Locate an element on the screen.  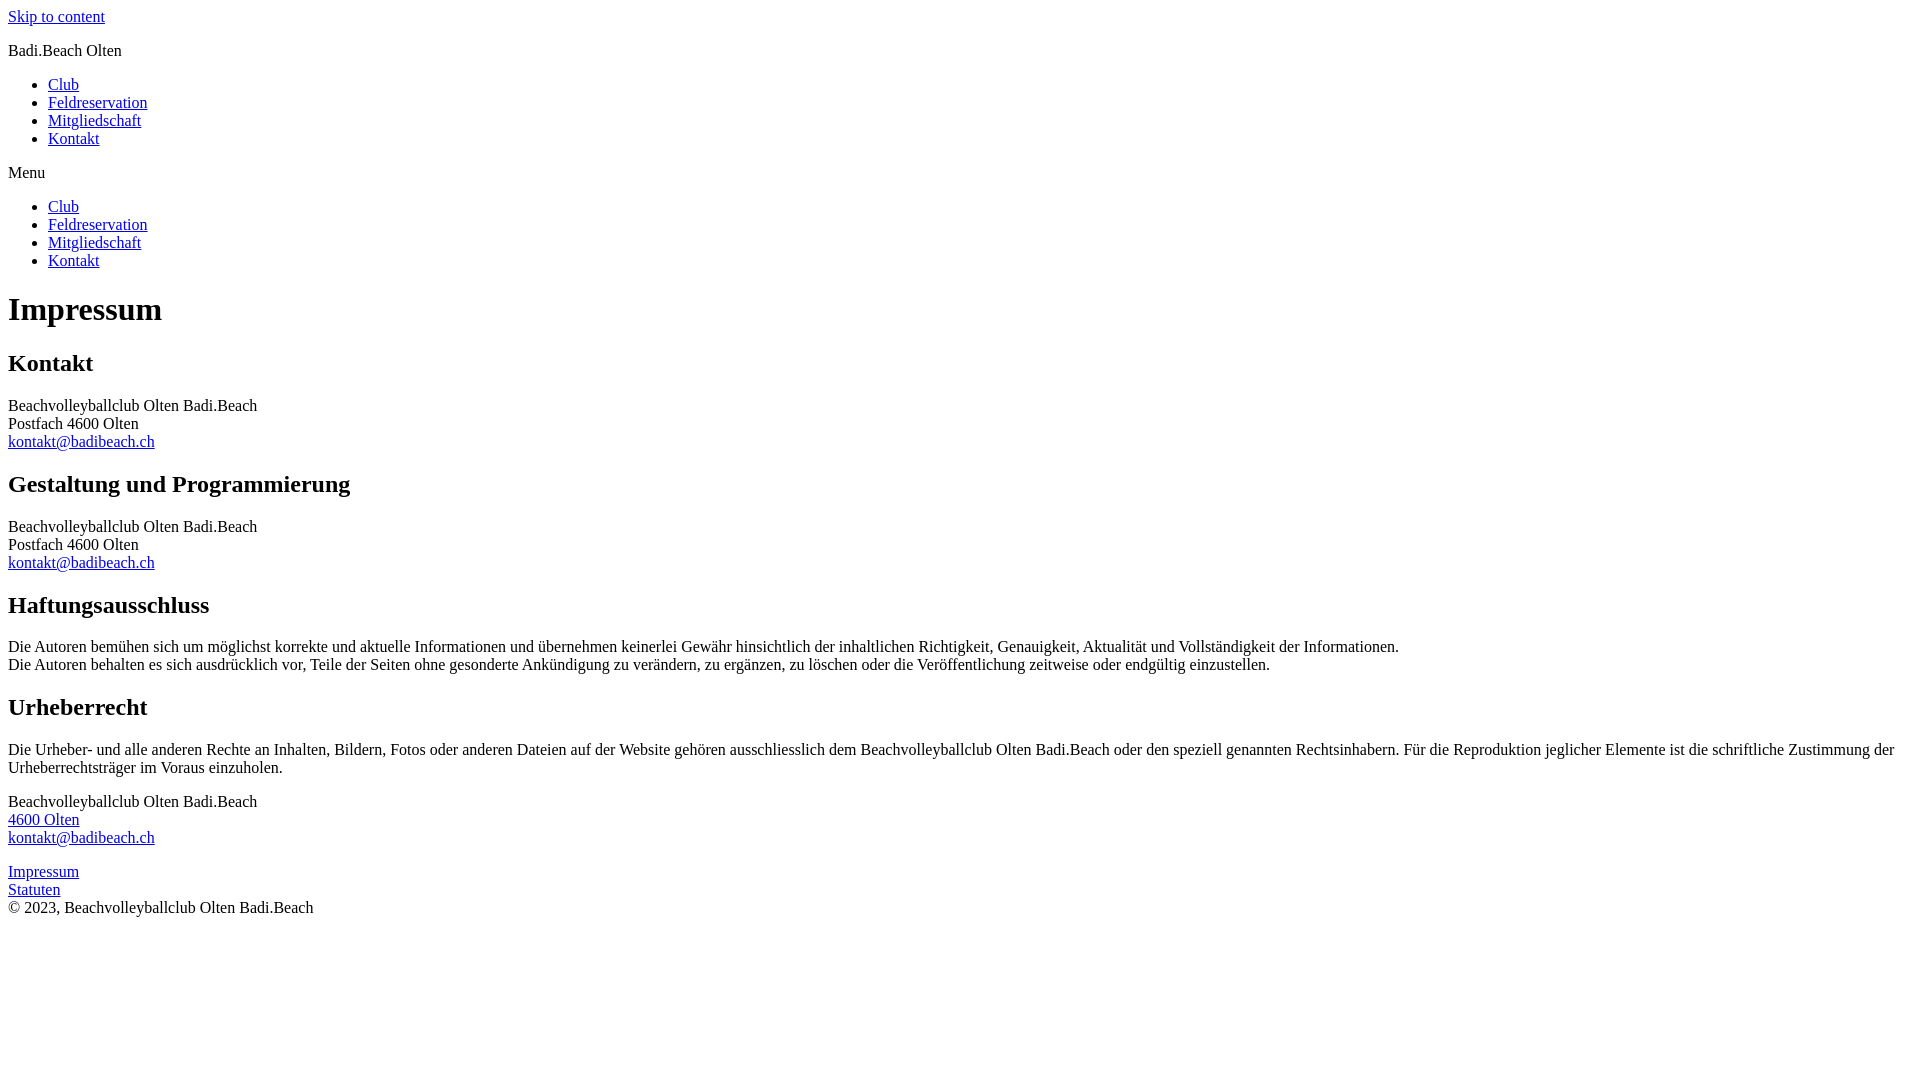
'Impressum' is located at coordinates (43, 870).